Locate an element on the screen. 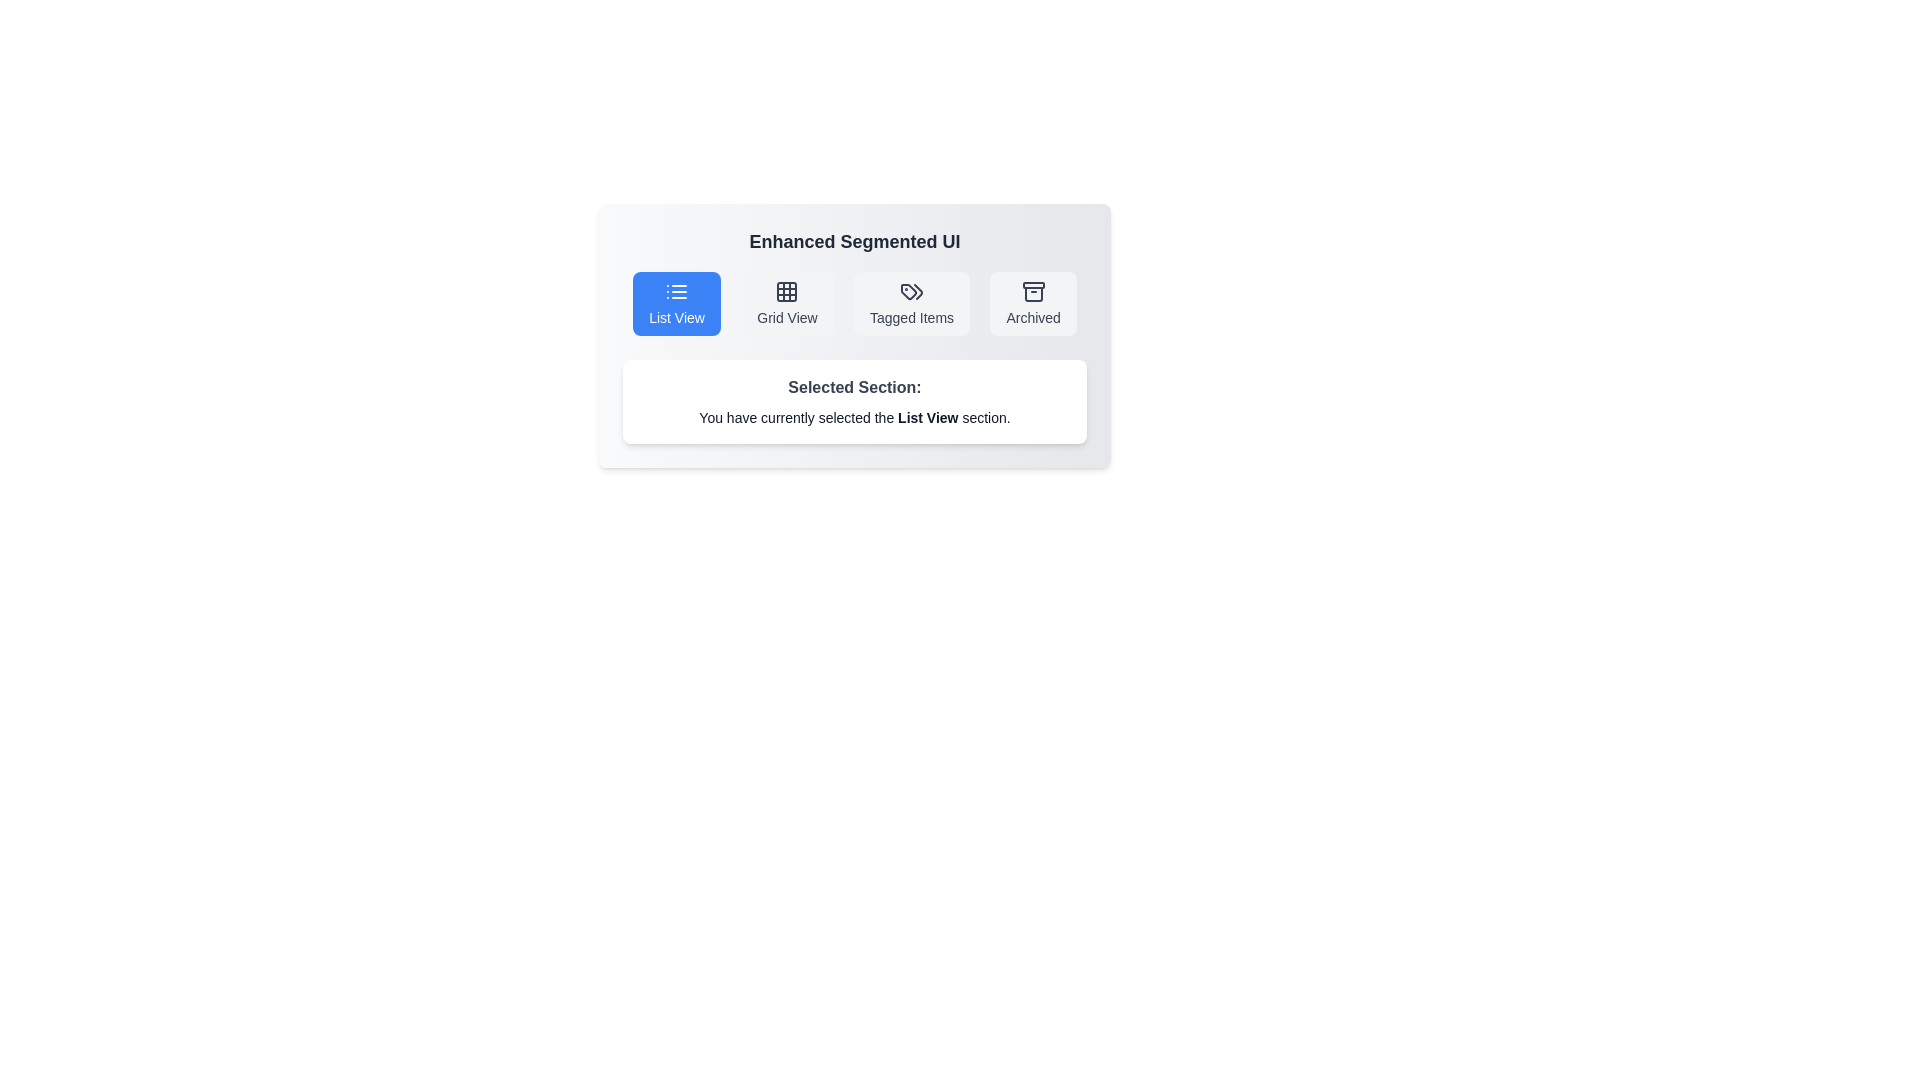 The width and height of the screenshot is (1920, 1080). the tag icon located within the 'Tagged Items' button, which is the third button in a horizontal set of four buttons at the top center of the interface for contextual information is located at coordinates (911, 292).